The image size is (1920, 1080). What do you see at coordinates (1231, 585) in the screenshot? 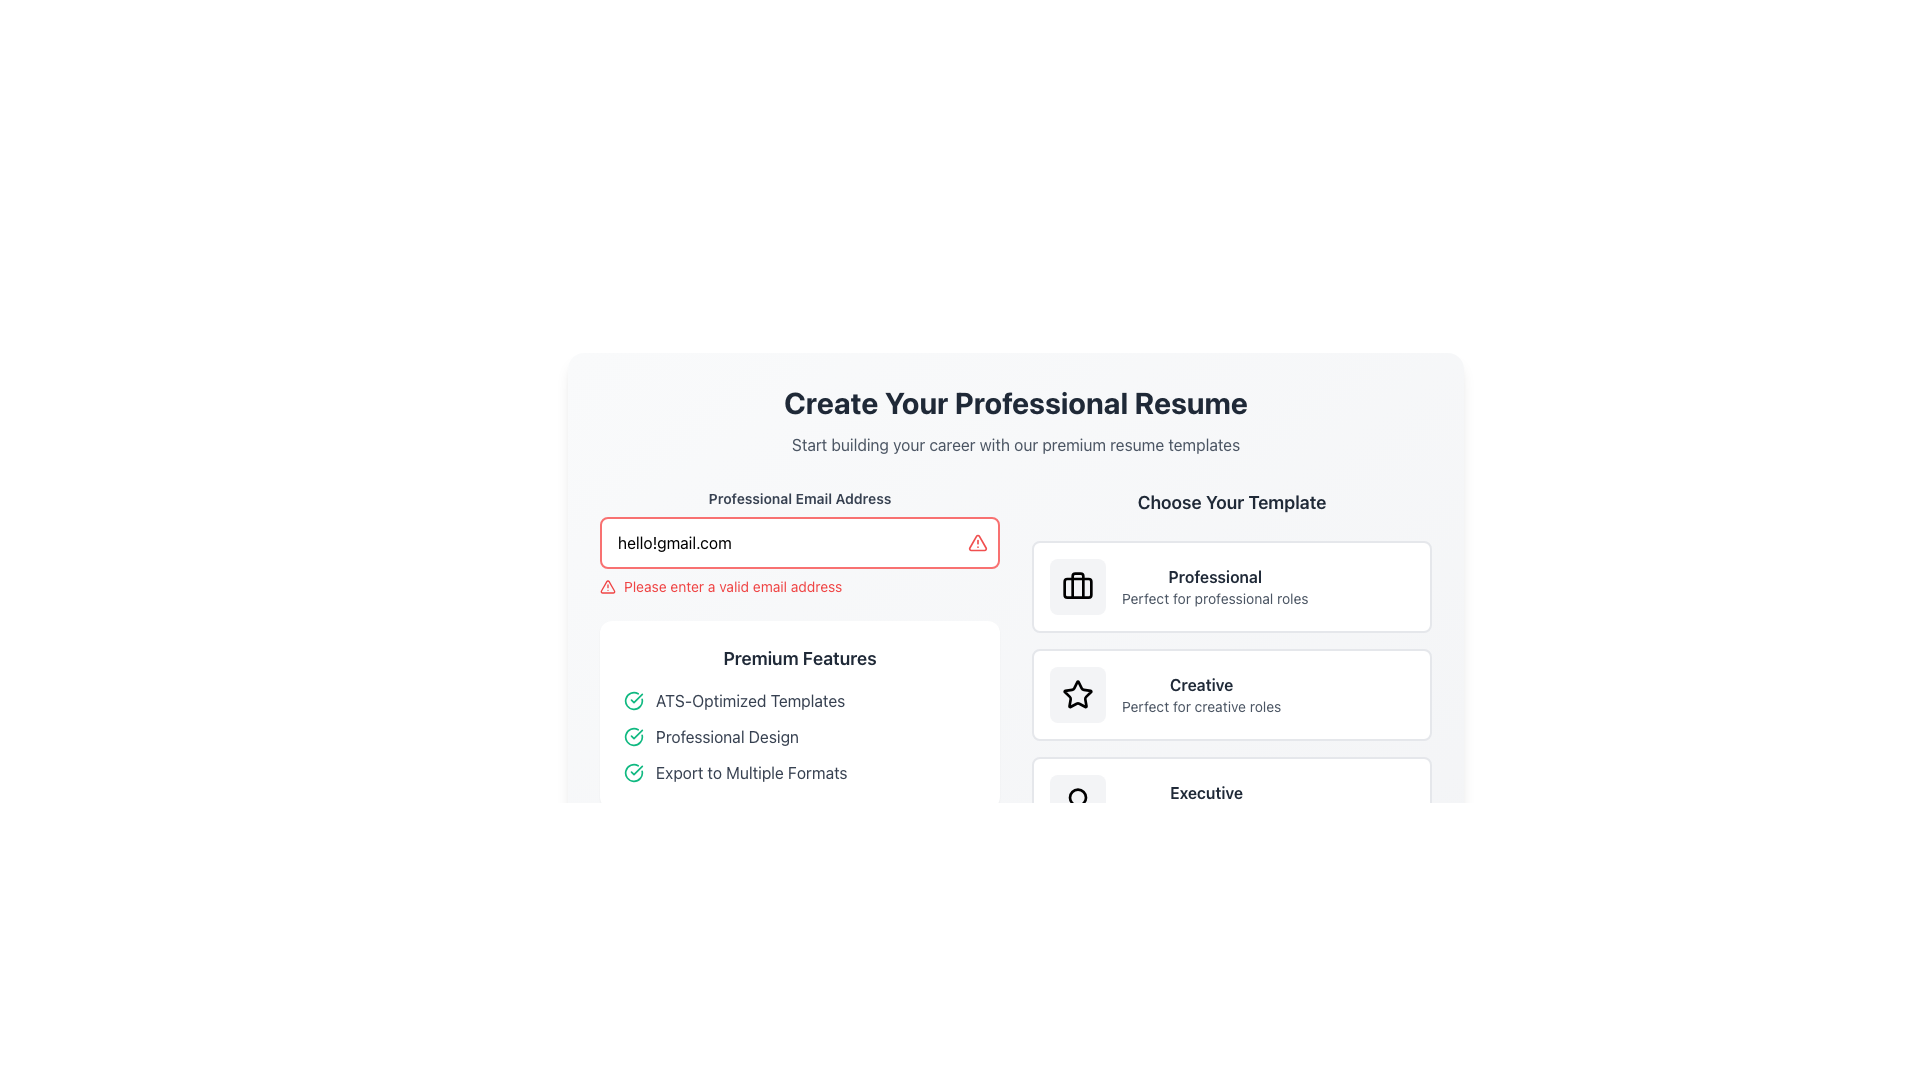
I see `the 'Professional' selectable card or button in the 'Choose Your Template' section` at bounding box center [1231, 585].